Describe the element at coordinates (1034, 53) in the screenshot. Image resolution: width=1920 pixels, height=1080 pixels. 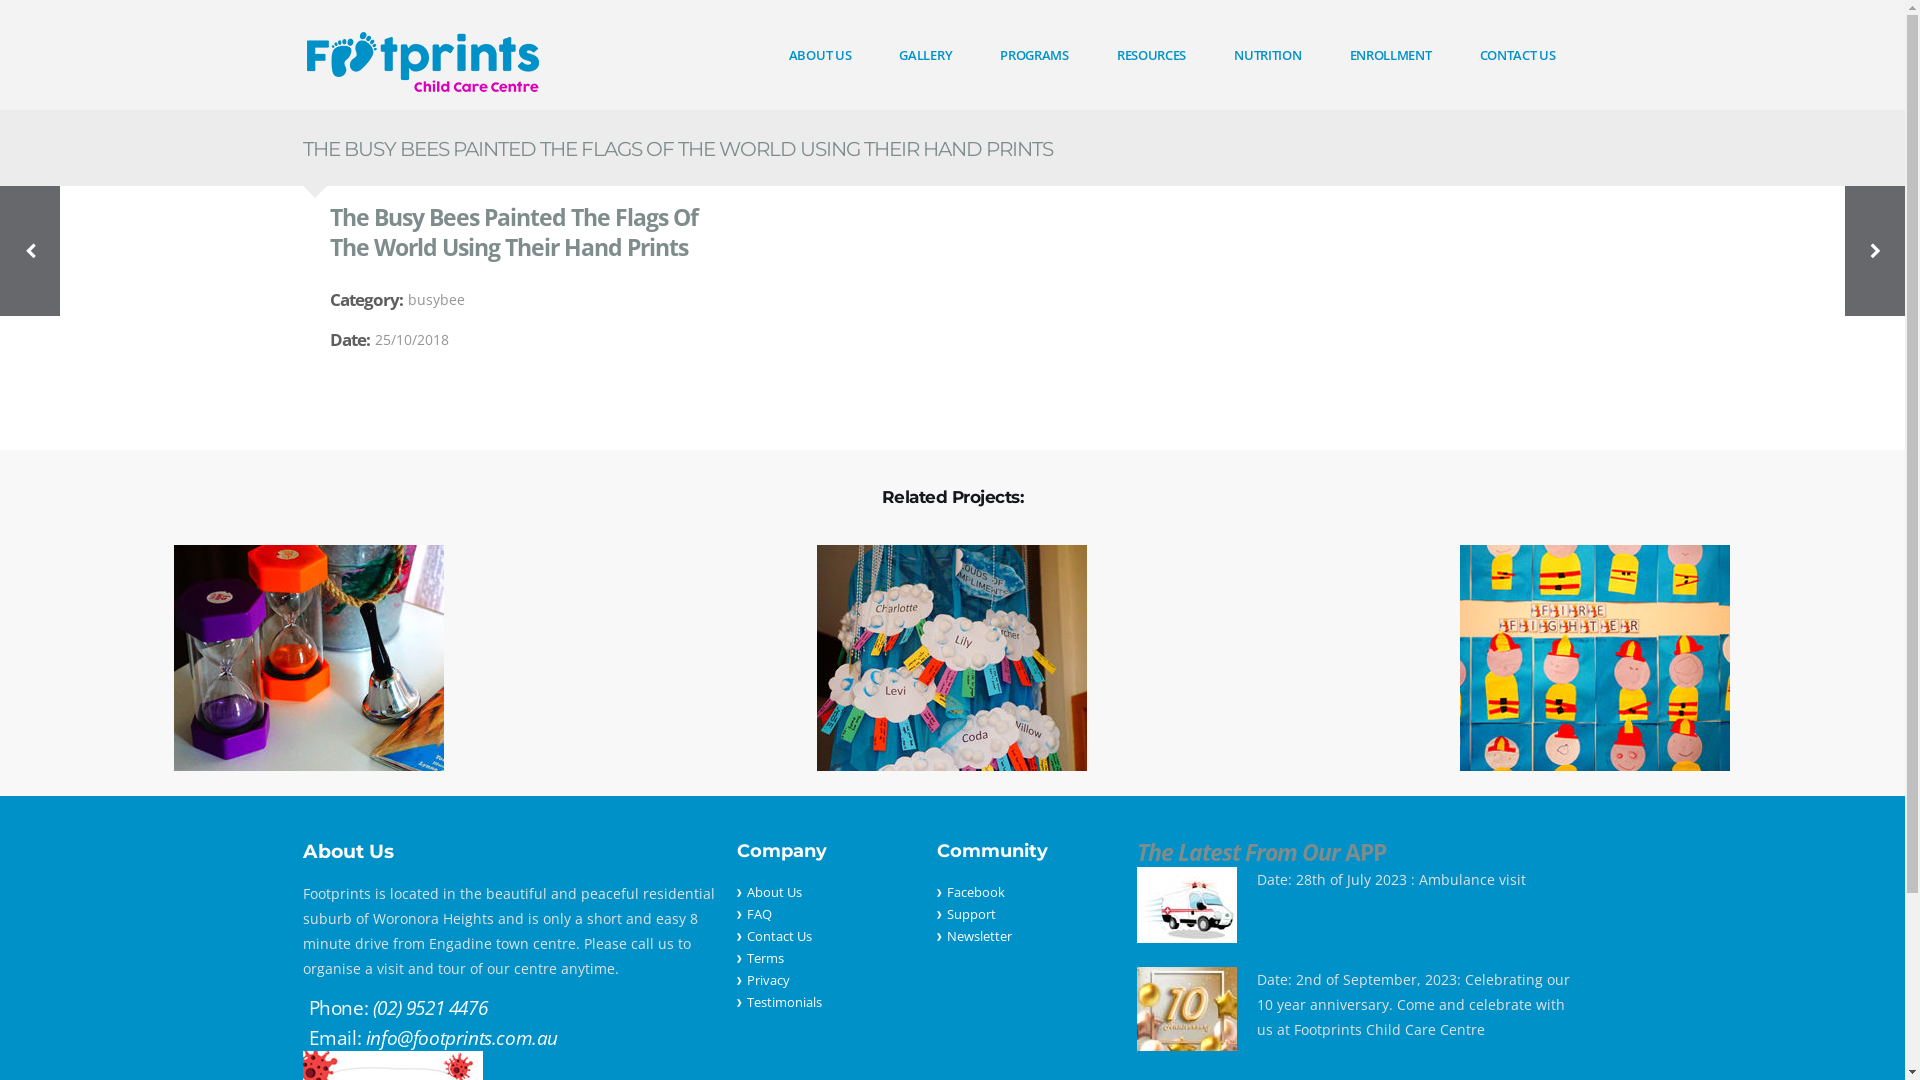
I see `'PROGRAMS'` at that location.